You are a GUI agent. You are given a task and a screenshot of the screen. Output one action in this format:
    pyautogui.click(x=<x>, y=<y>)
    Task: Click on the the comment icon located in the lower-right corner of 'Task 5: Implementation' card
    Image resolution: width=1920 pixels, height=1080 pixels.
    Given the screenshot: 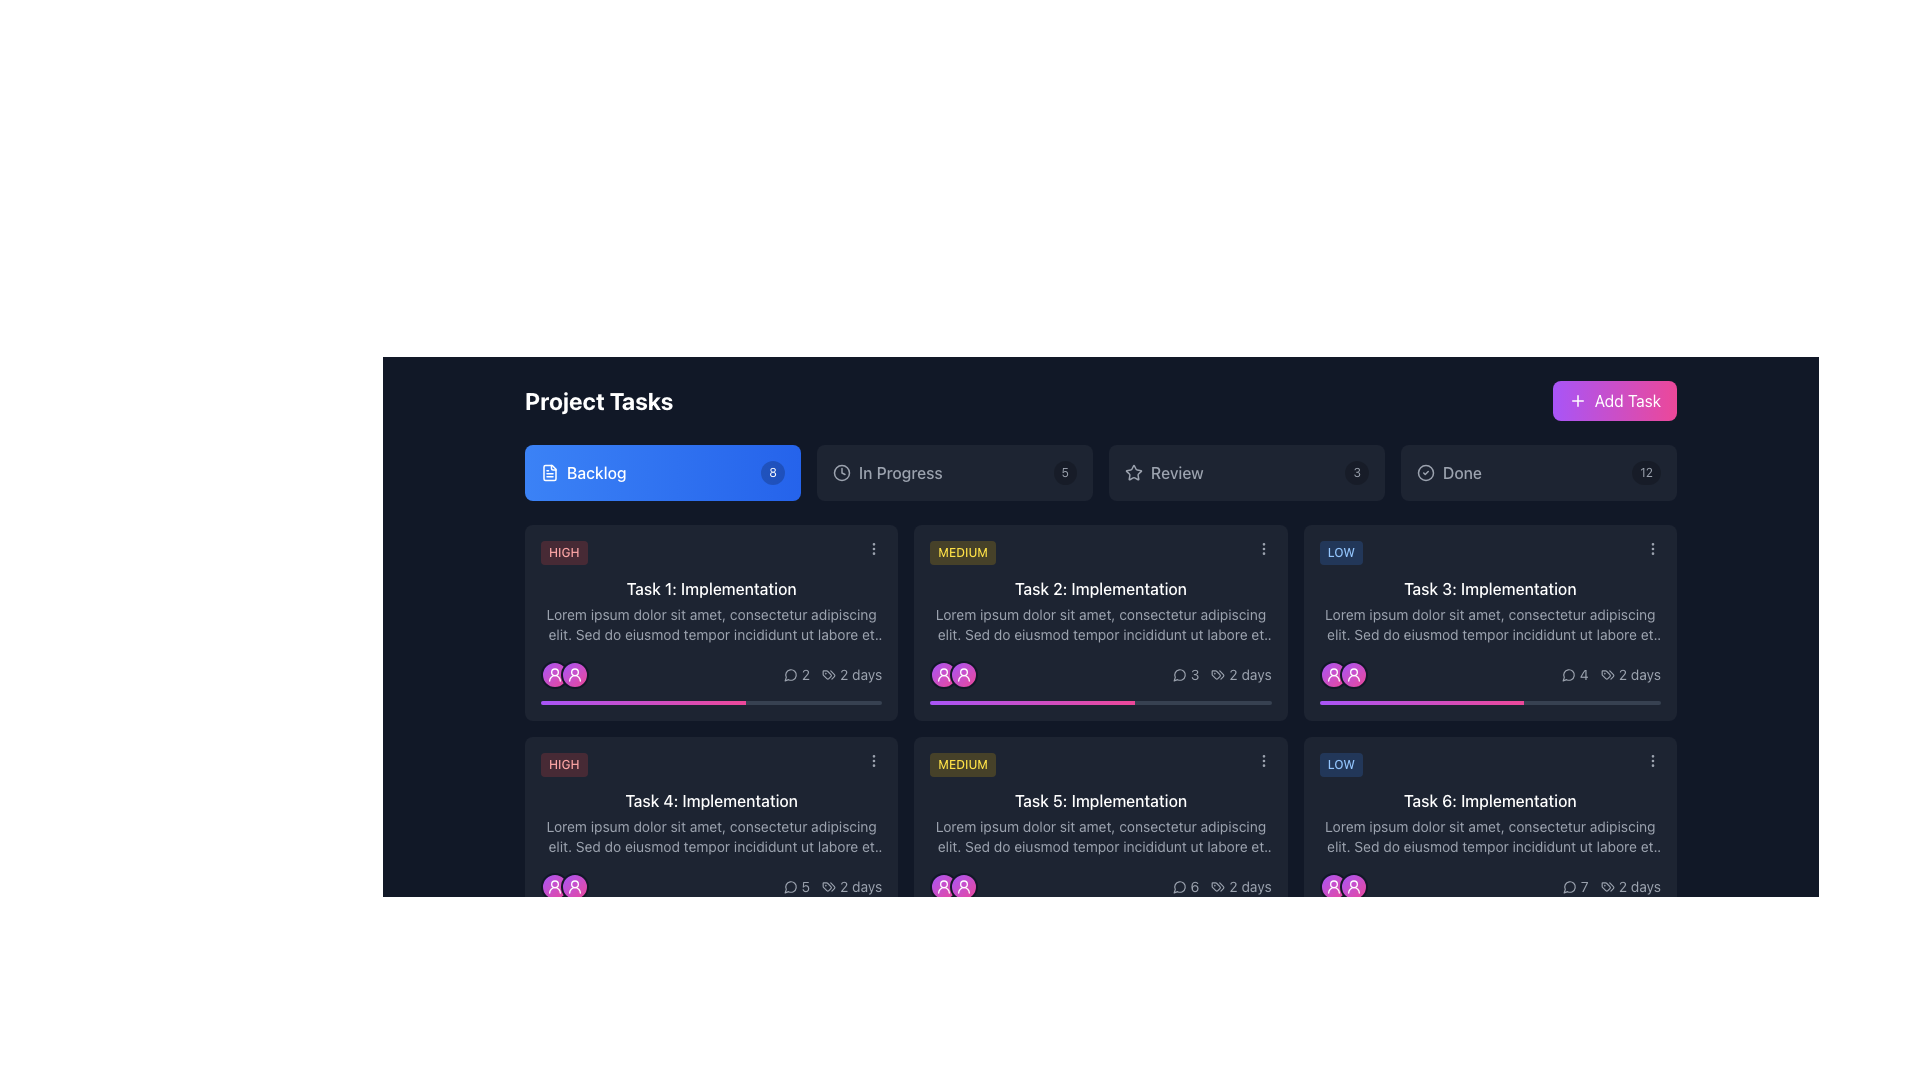 What is the action you would take?
    pyautogui.click(x=1179, y=886)
    